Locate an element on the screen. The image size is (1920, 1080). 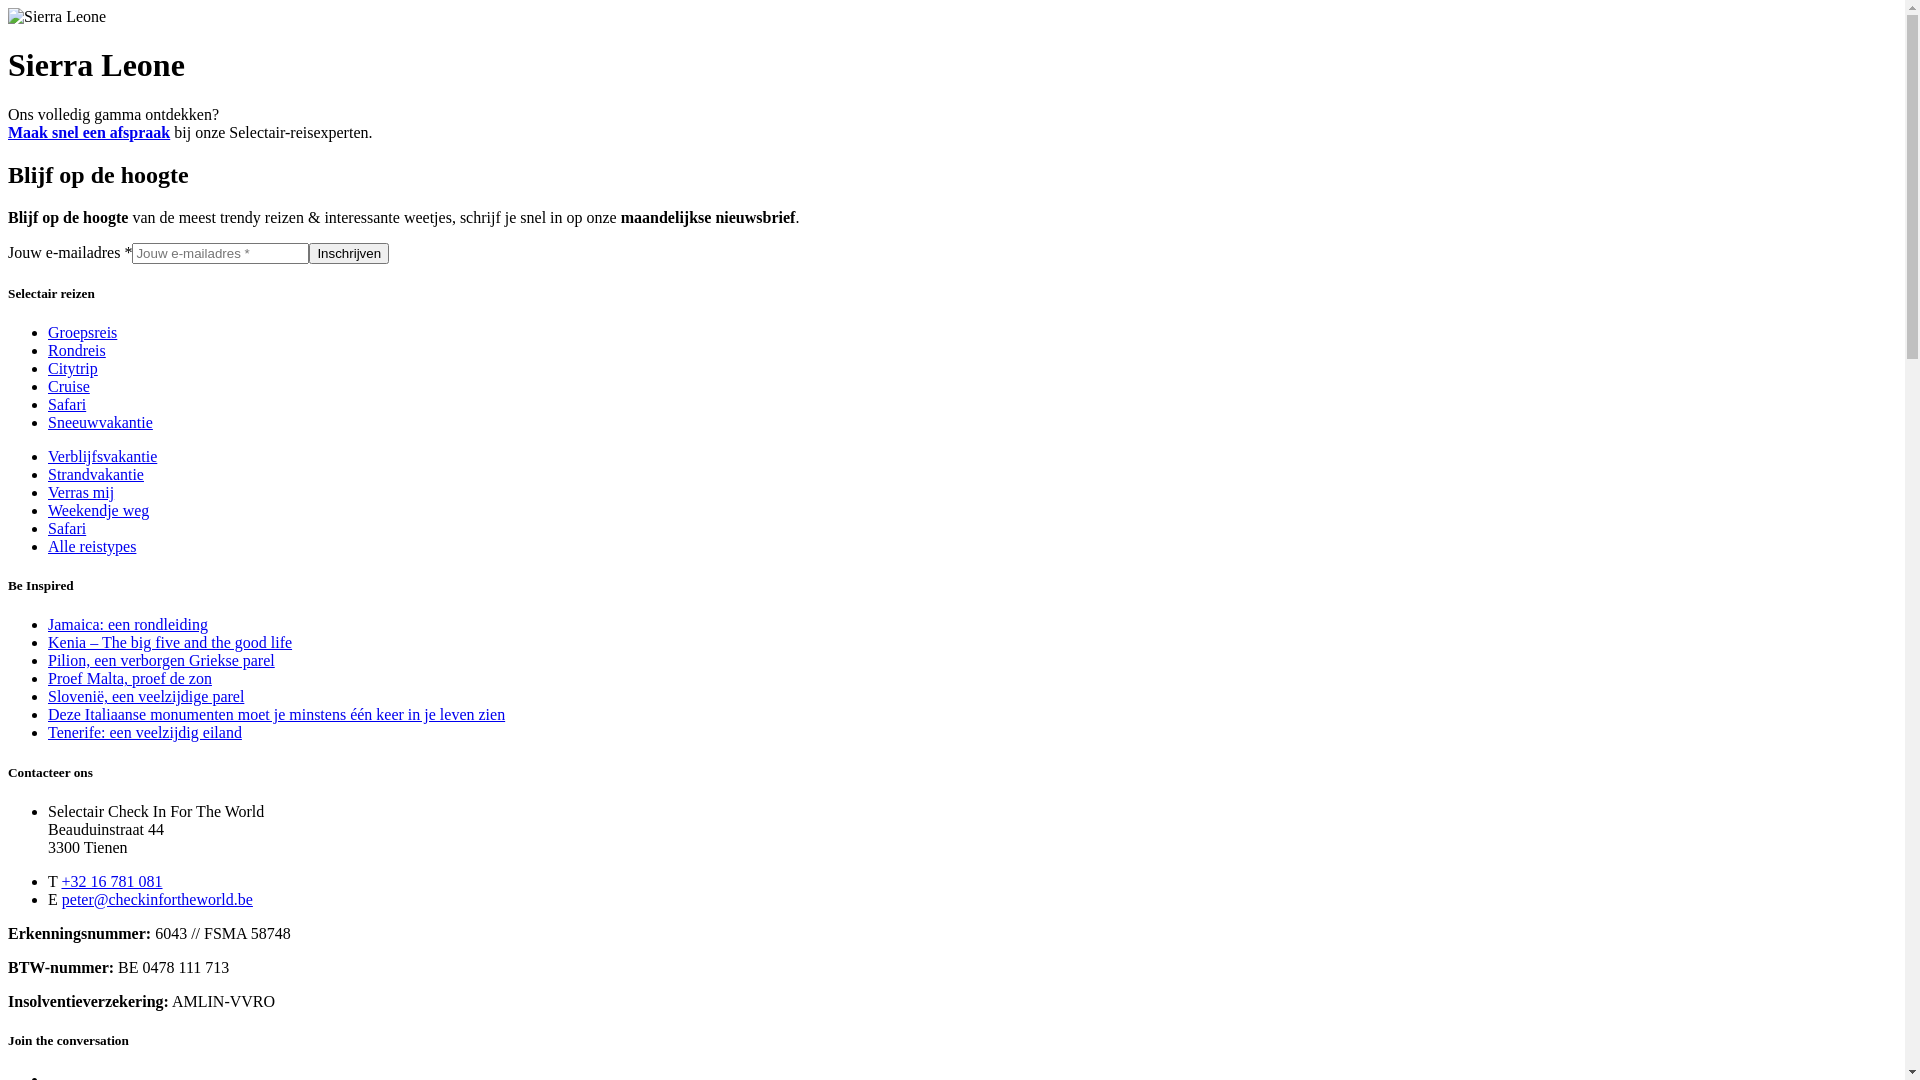
'Tenerife: een veelzijdig eiland' is located at coordinates (143, 732).